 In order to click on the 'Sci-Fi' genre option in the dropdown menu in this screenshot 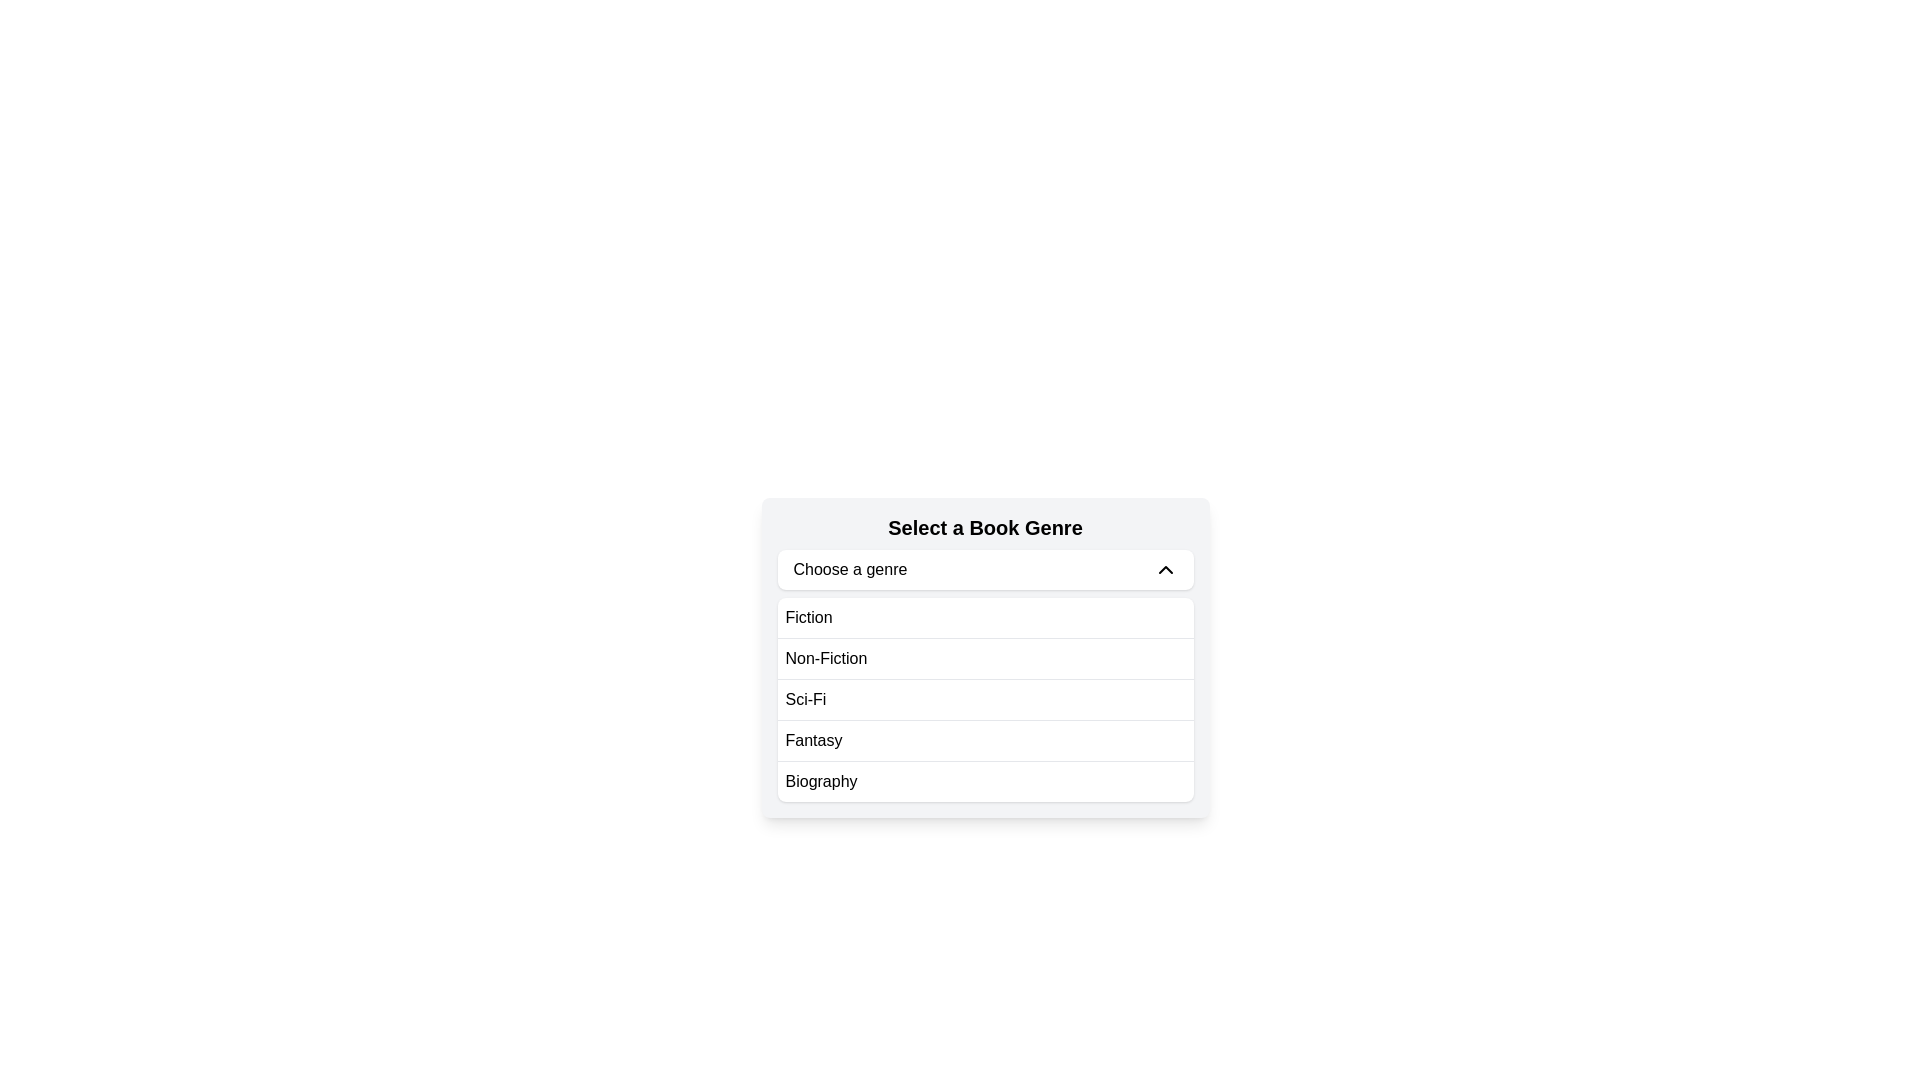, I will do `click(806, 698)`.